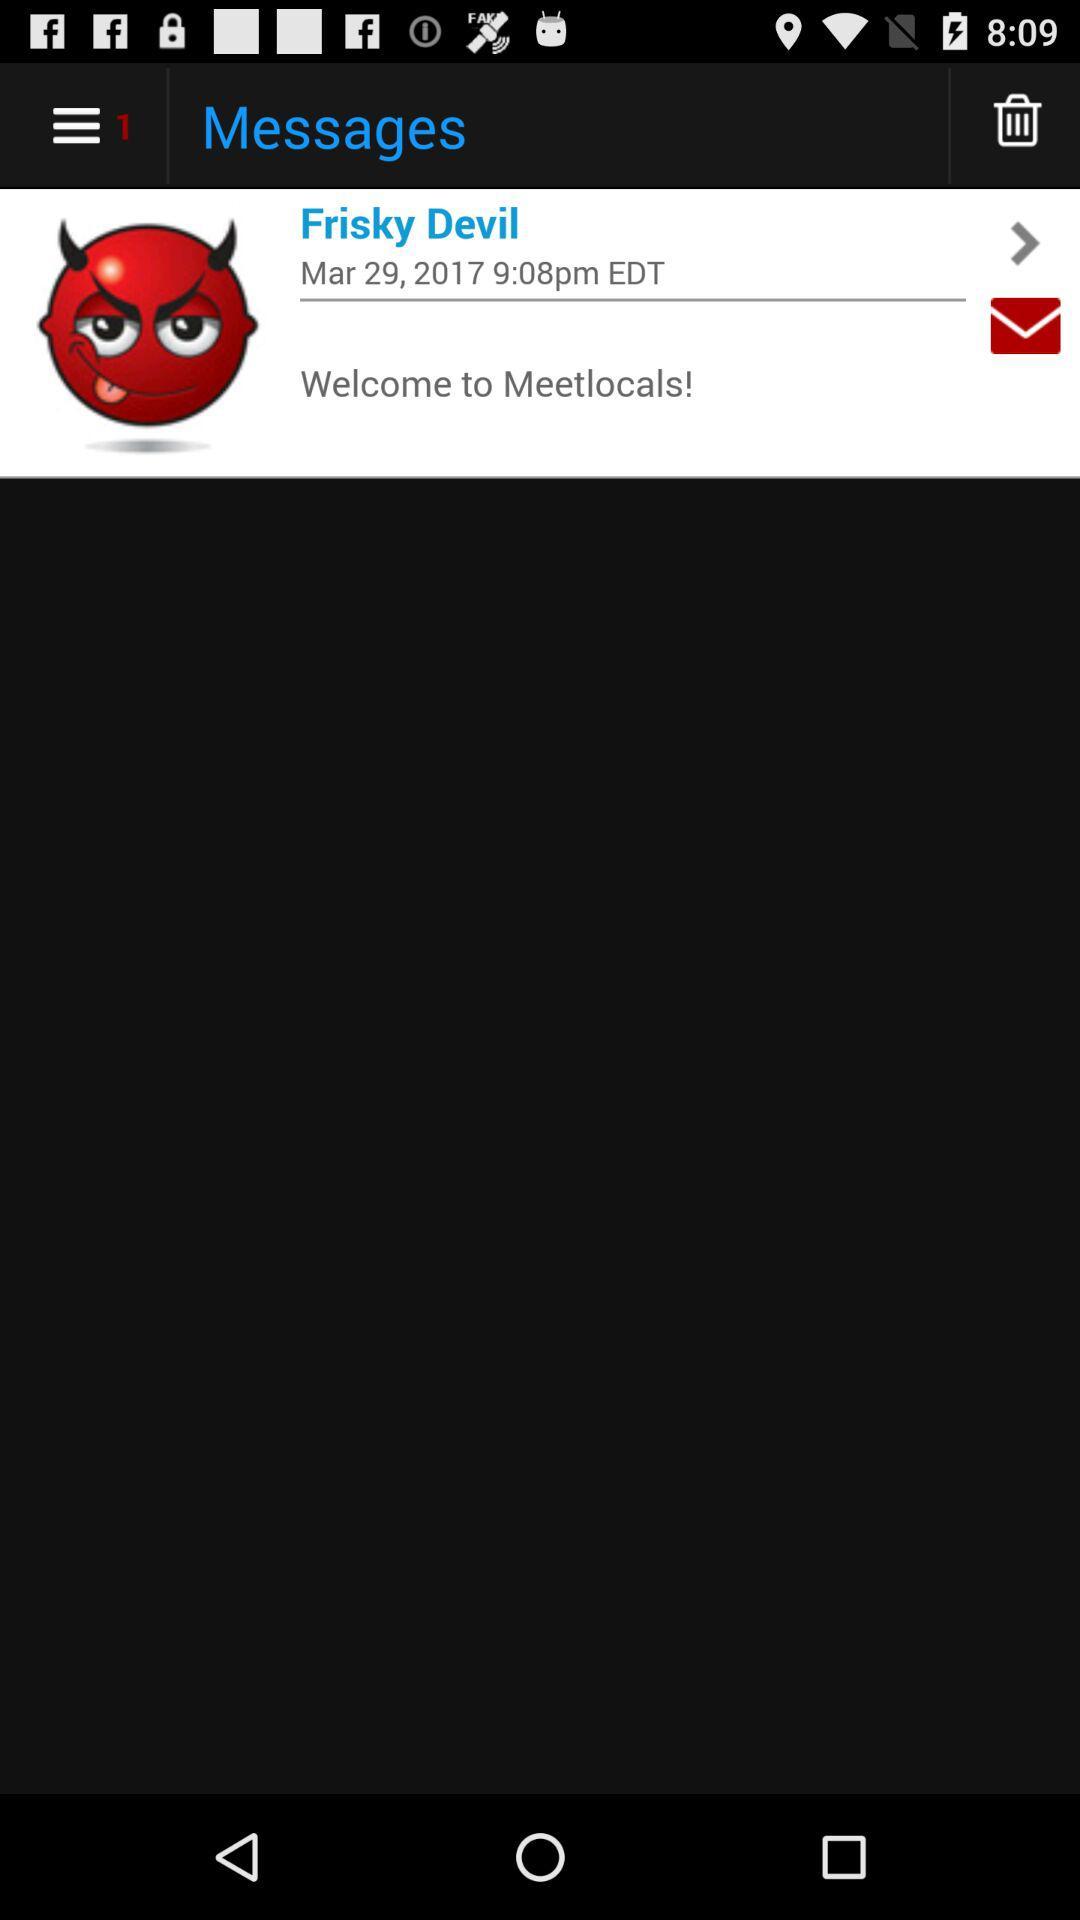 This screenshot has height=1920, width=1080. I want to click on item above welcome to meetlocals icon, so click(632, 298).